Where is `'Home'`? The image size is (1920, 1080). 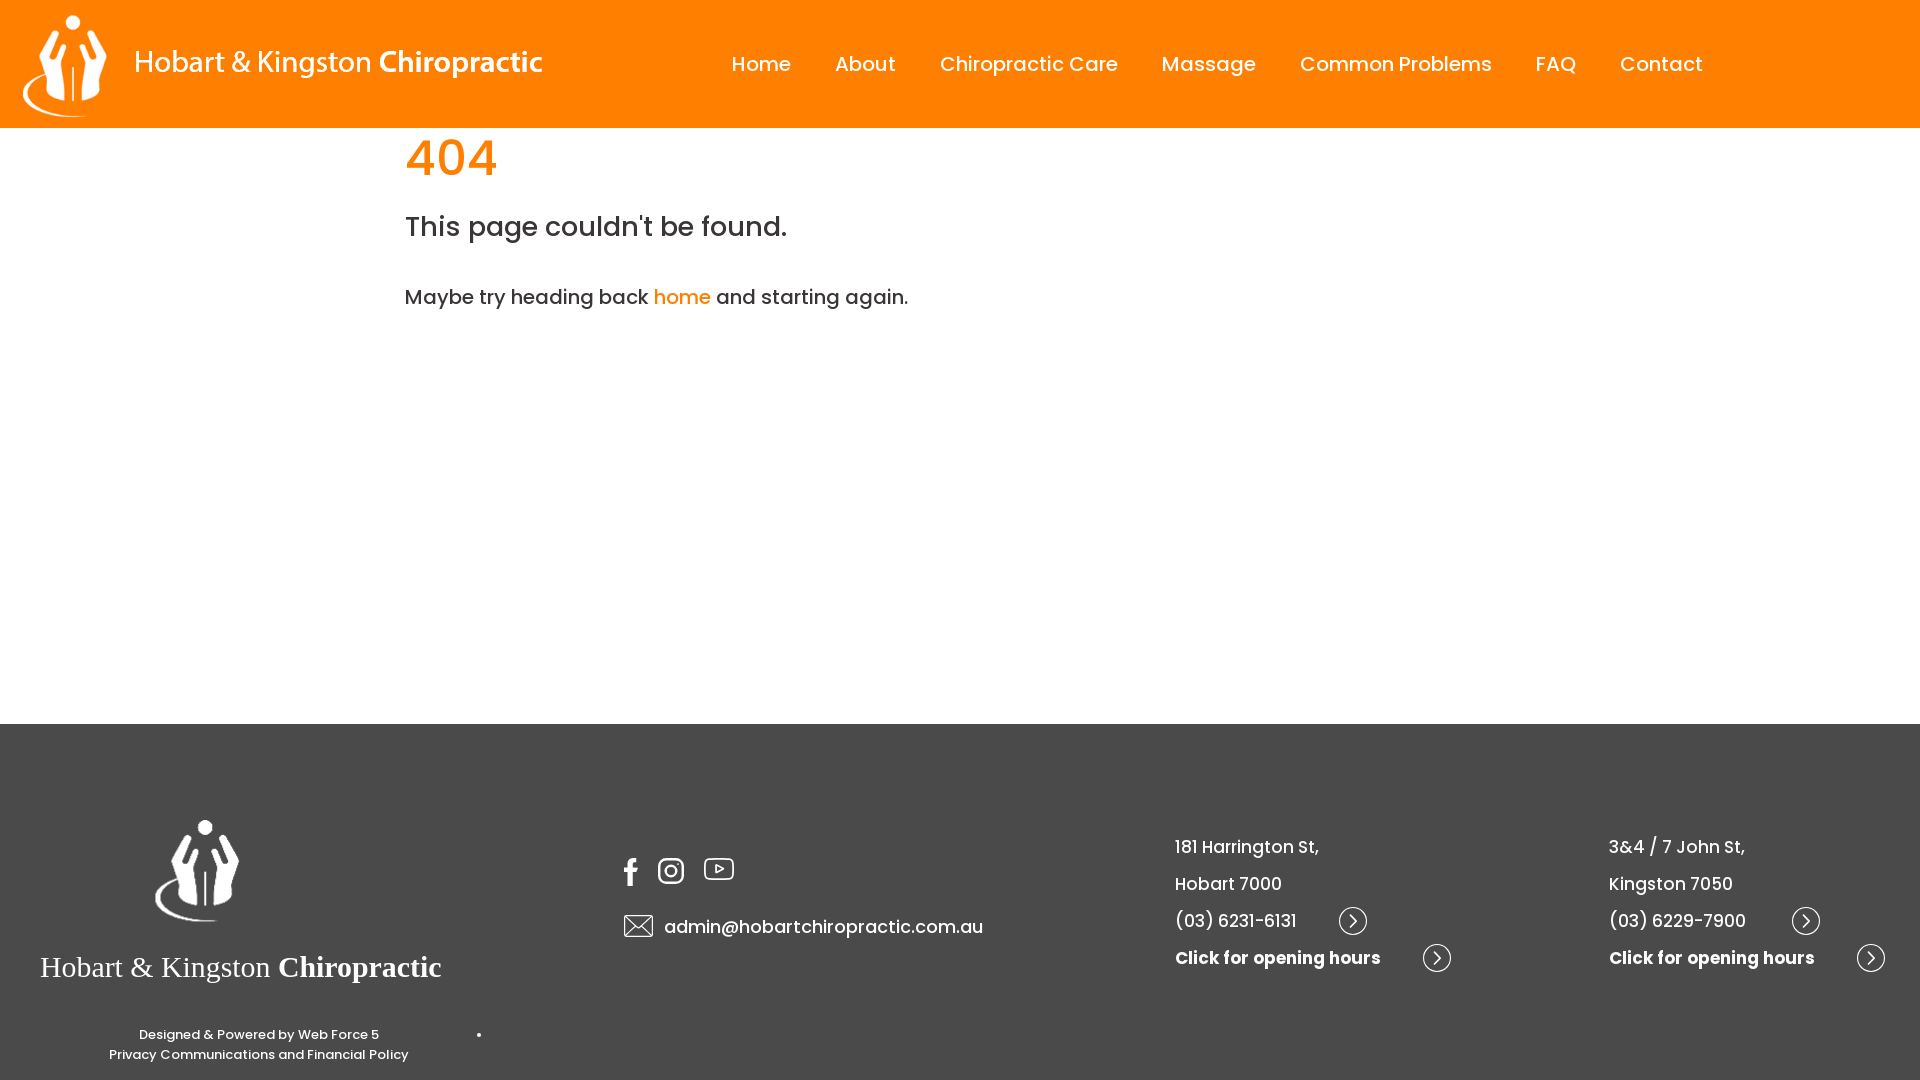 'Home' is located at coordinates (760, 63).